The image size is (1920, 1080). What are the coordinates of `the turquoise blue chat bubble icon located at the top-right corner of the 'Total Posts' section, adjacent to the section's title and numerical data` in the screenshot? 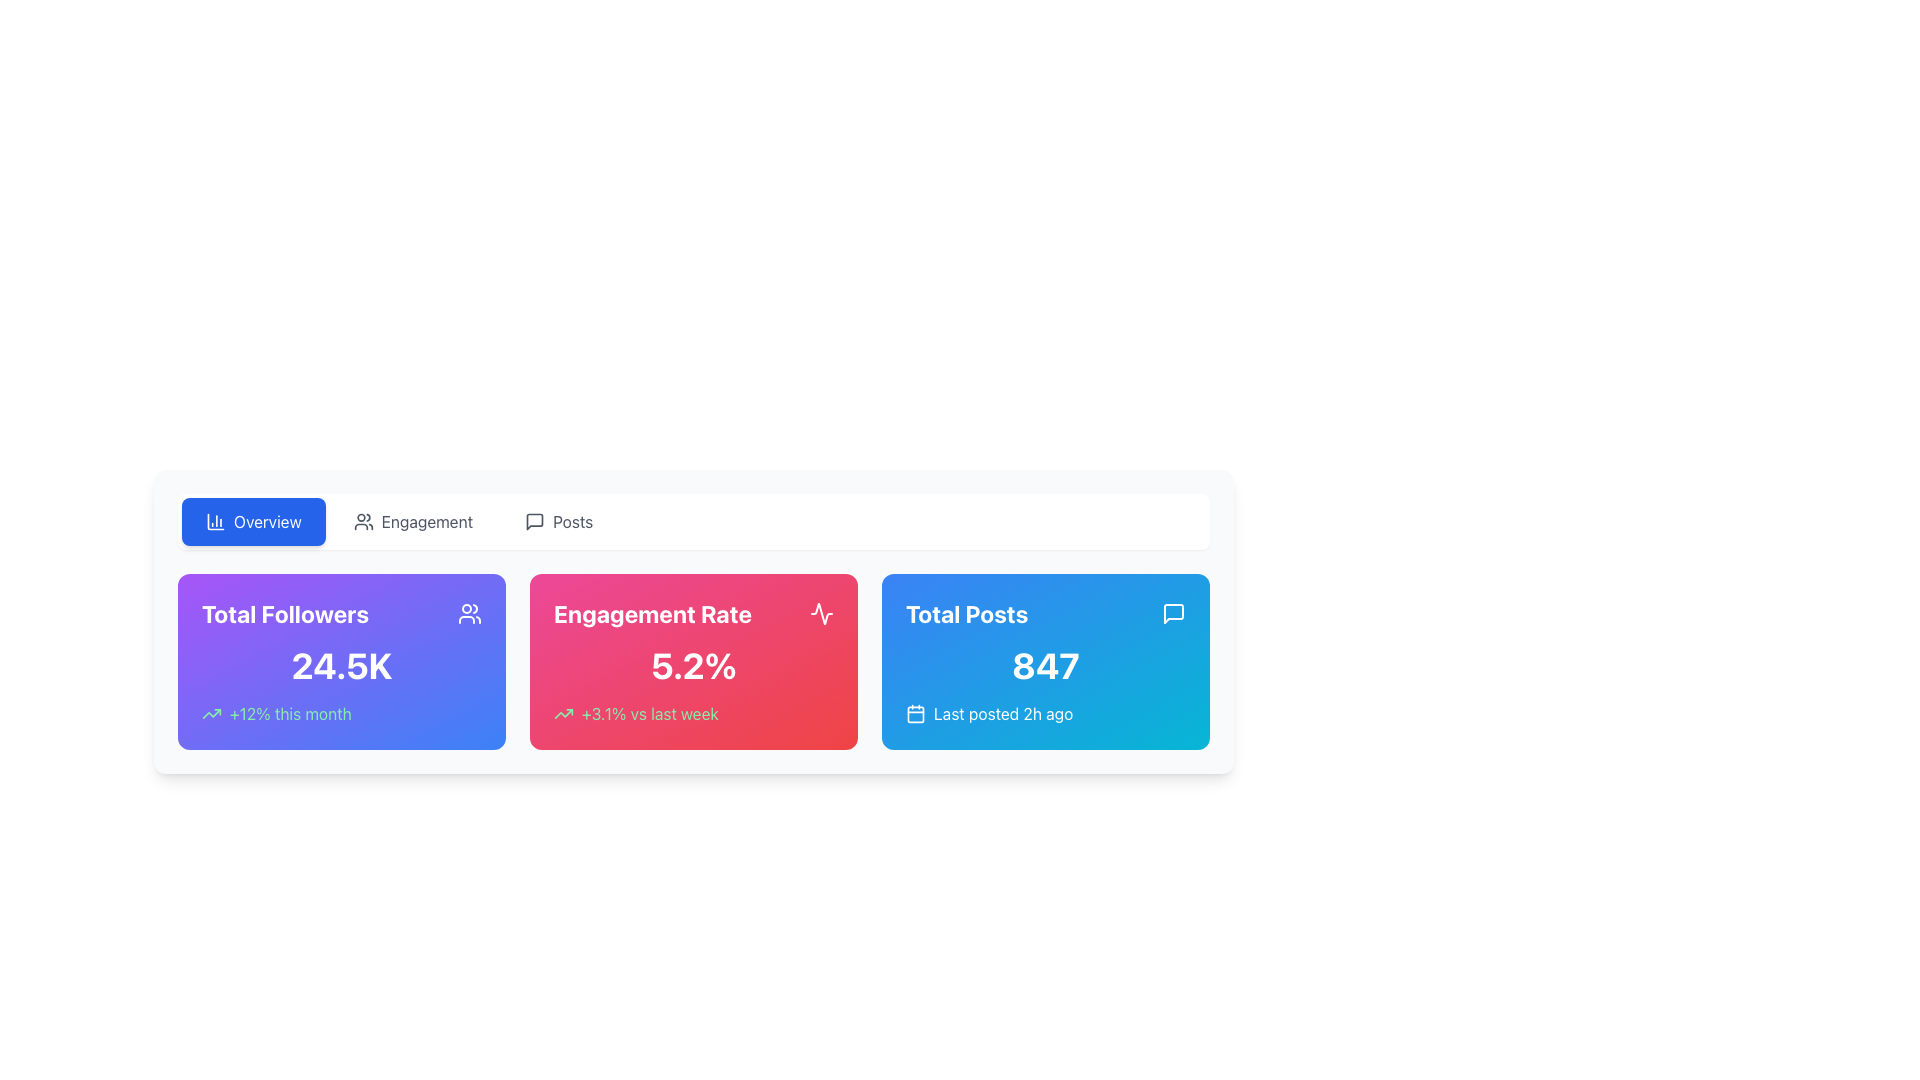 It's located at (1174, 612).